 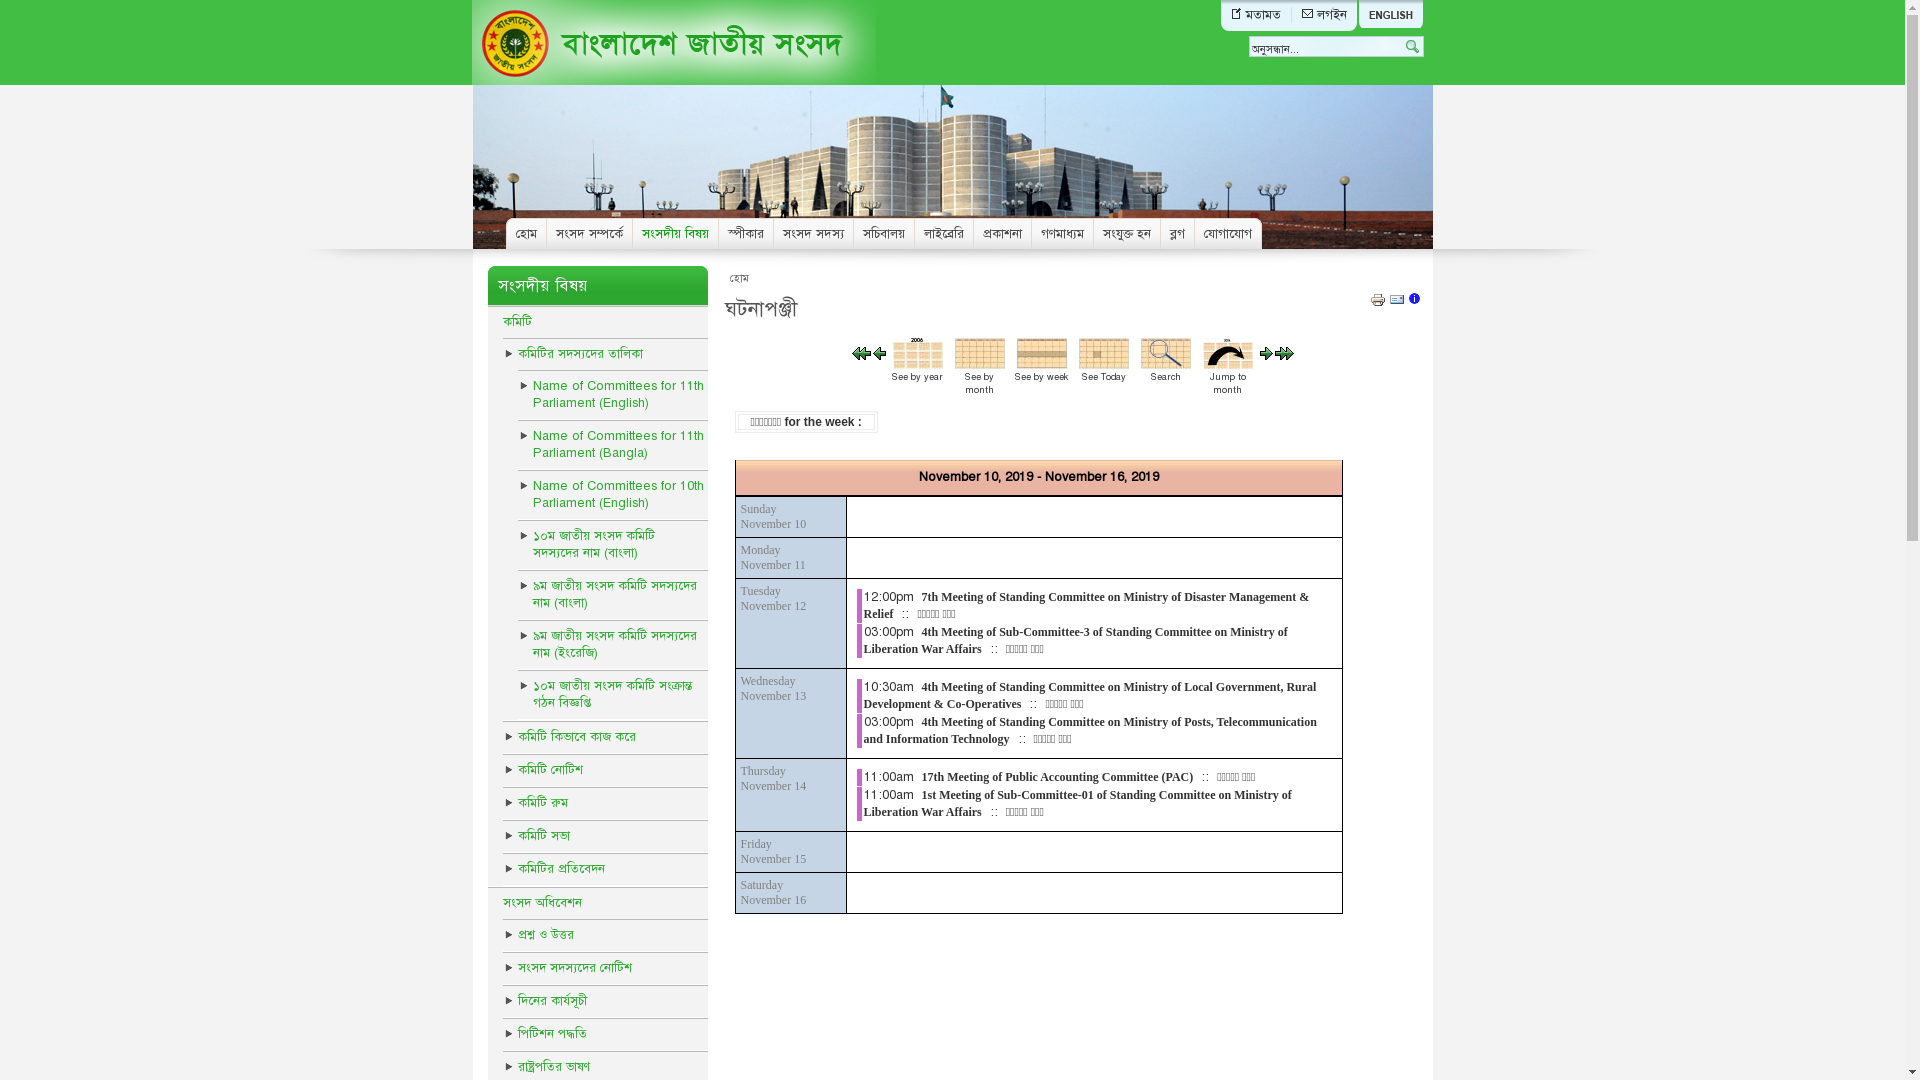 What do you see at coordinates (1166, 365) in the screenshot?
I see `'Search'` at bounding box center [1166, 365].